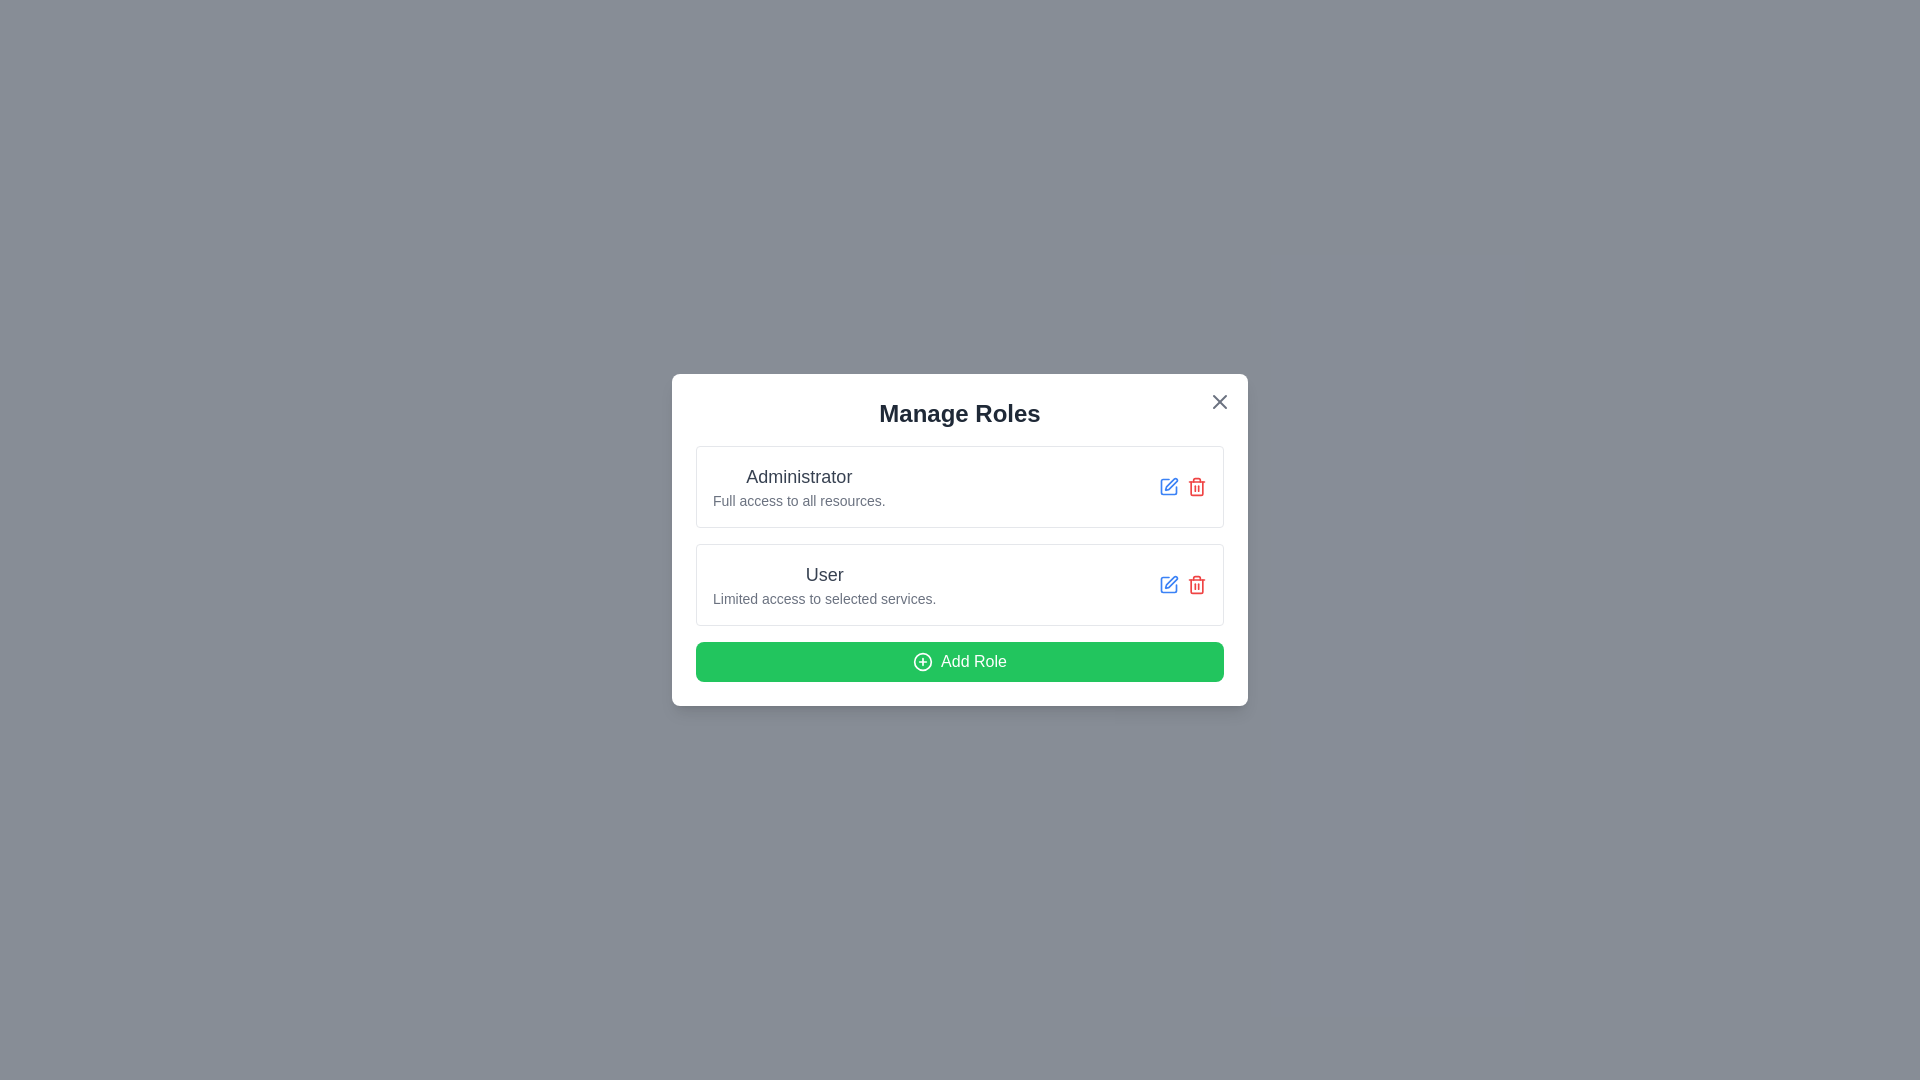  What do you see at coordinates (1171, 484) in the screenshot?
I see `the interactive icon for editing functionality next to the 'Administrator' label` at bounding box center [1171, 484].